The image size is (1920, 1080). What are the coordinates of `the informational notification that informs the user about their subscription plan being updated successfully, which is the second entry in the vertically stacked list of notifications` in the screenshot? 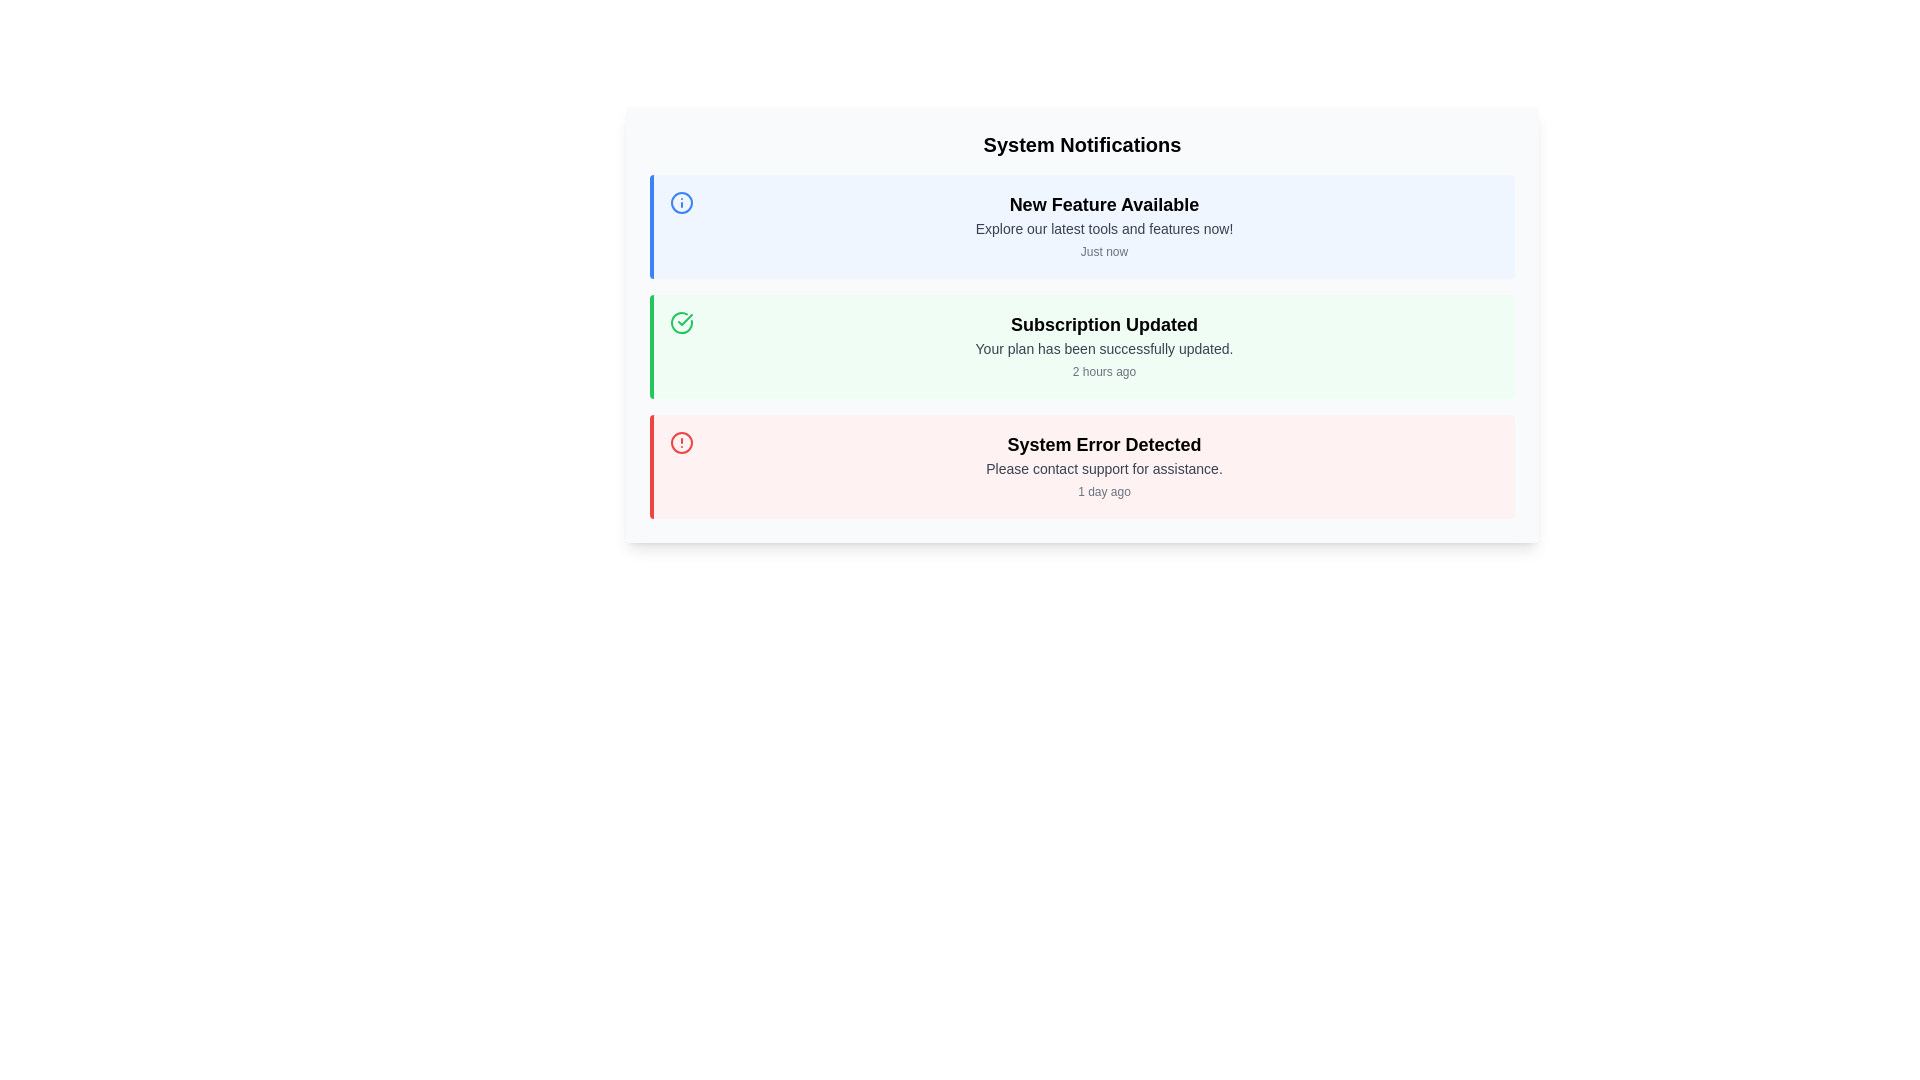 It's located at (1081, 346).